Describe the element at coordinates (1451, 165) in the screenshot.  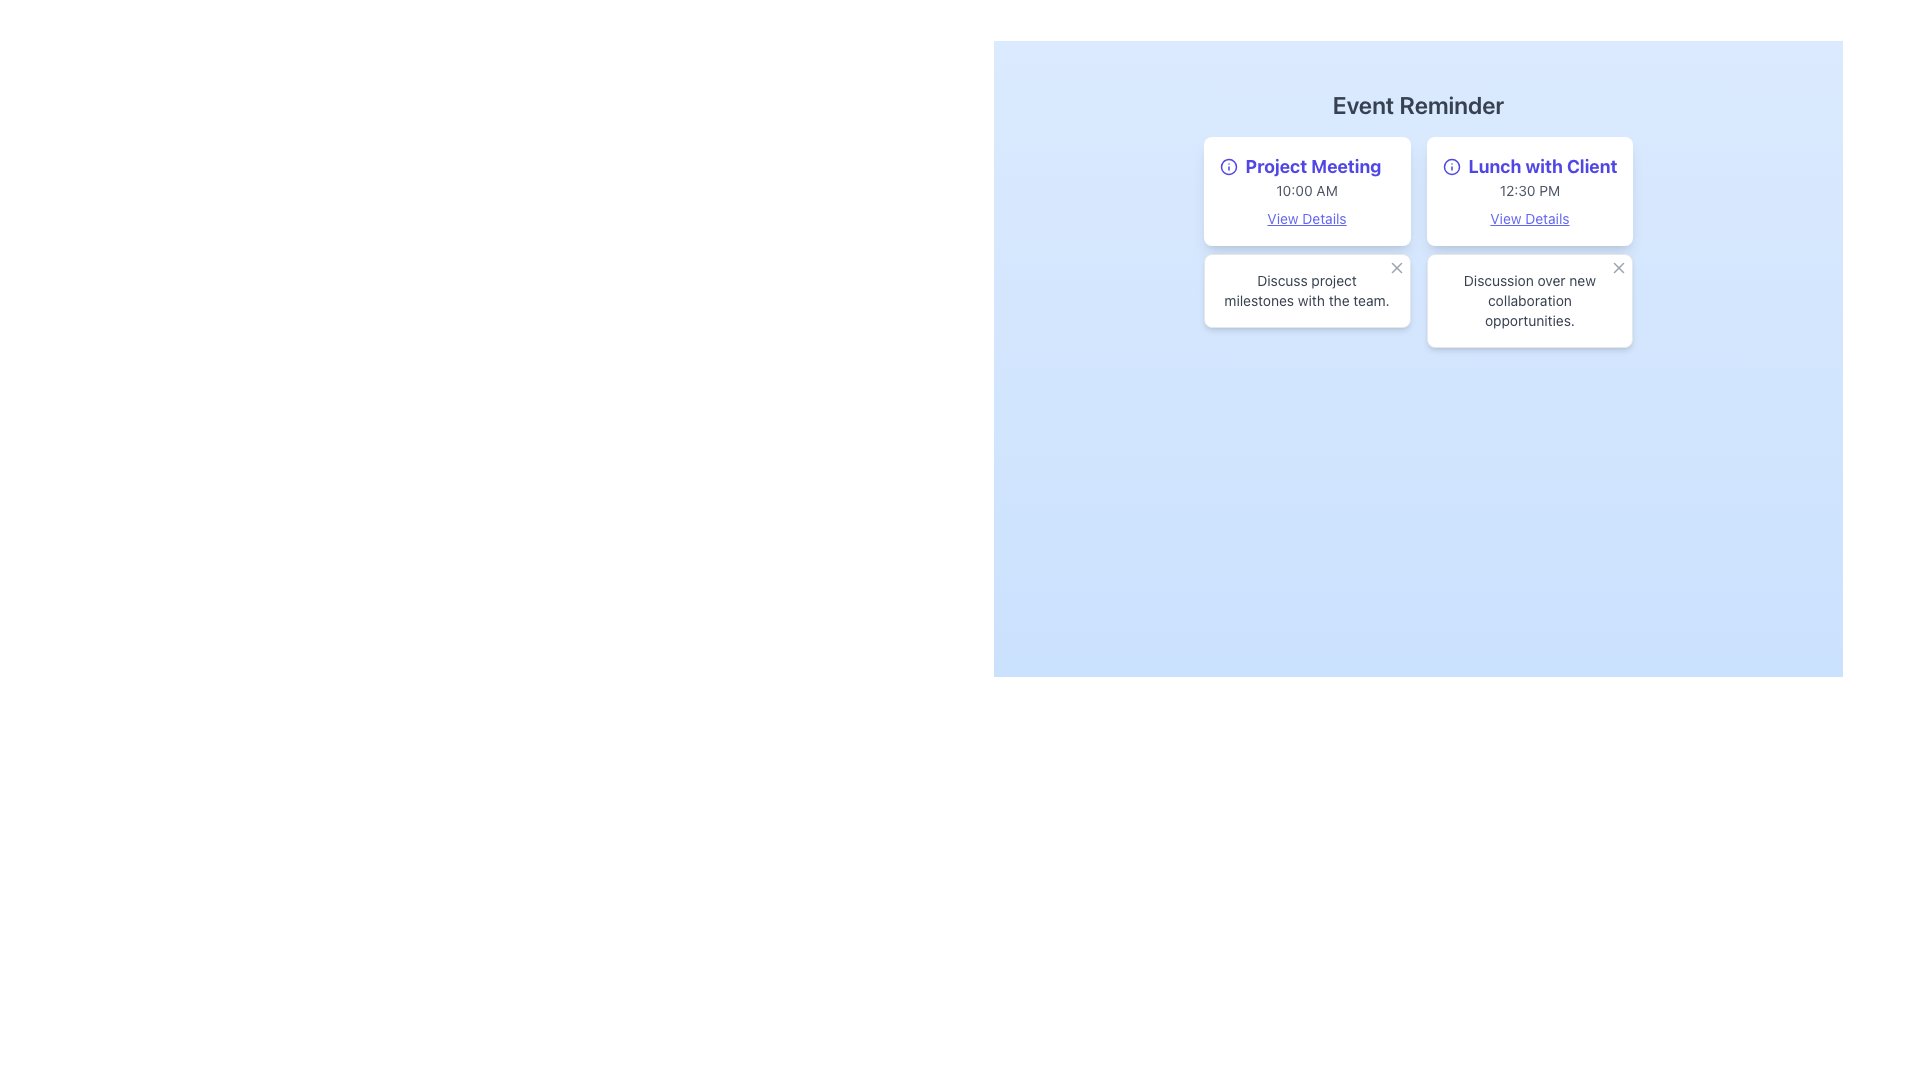
I see `the informational icon located to the left of the 'Lunch with Client' text in the second event card under the 'Event Reminder' header` at that location.